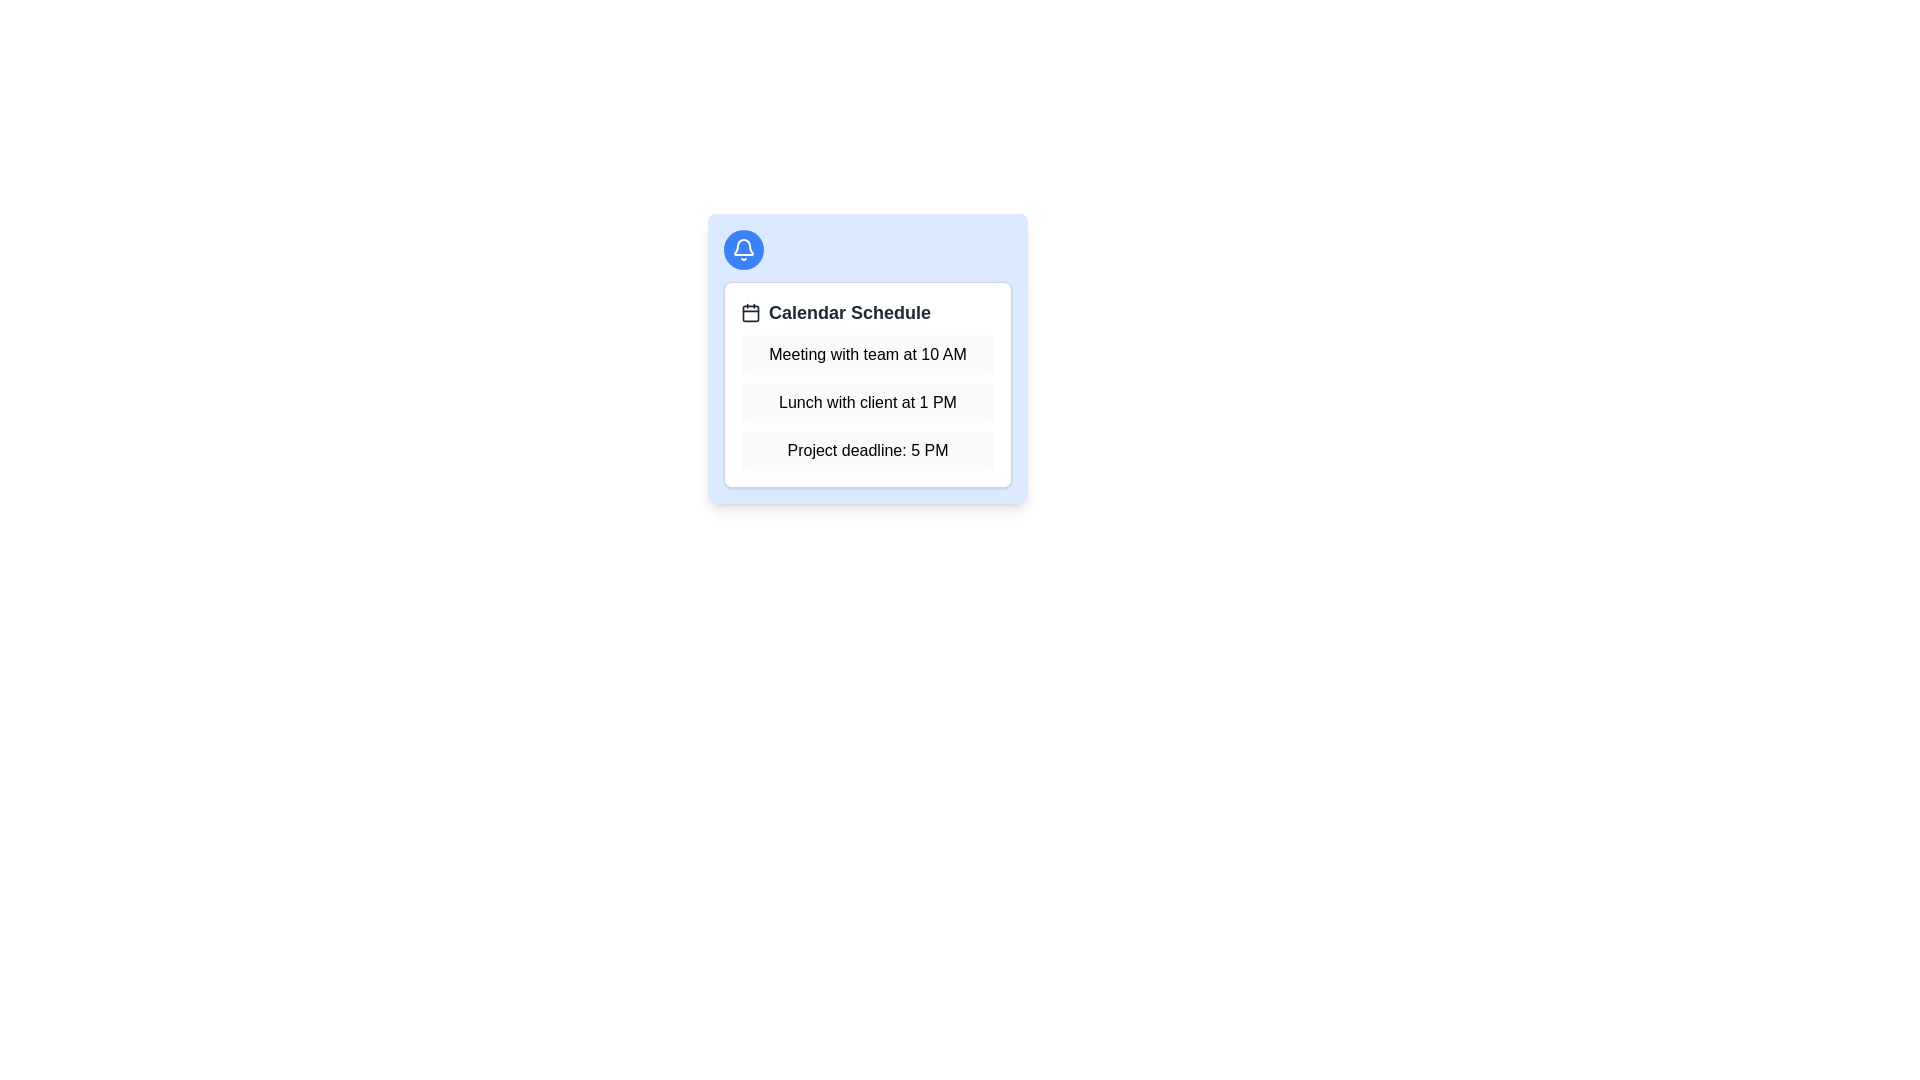  Describe the element at coordinates (749, 312) in the screenshot. I see `the main visual representation of the calendar icon located to the left of the text 'Calendar Schedule'` at that location.